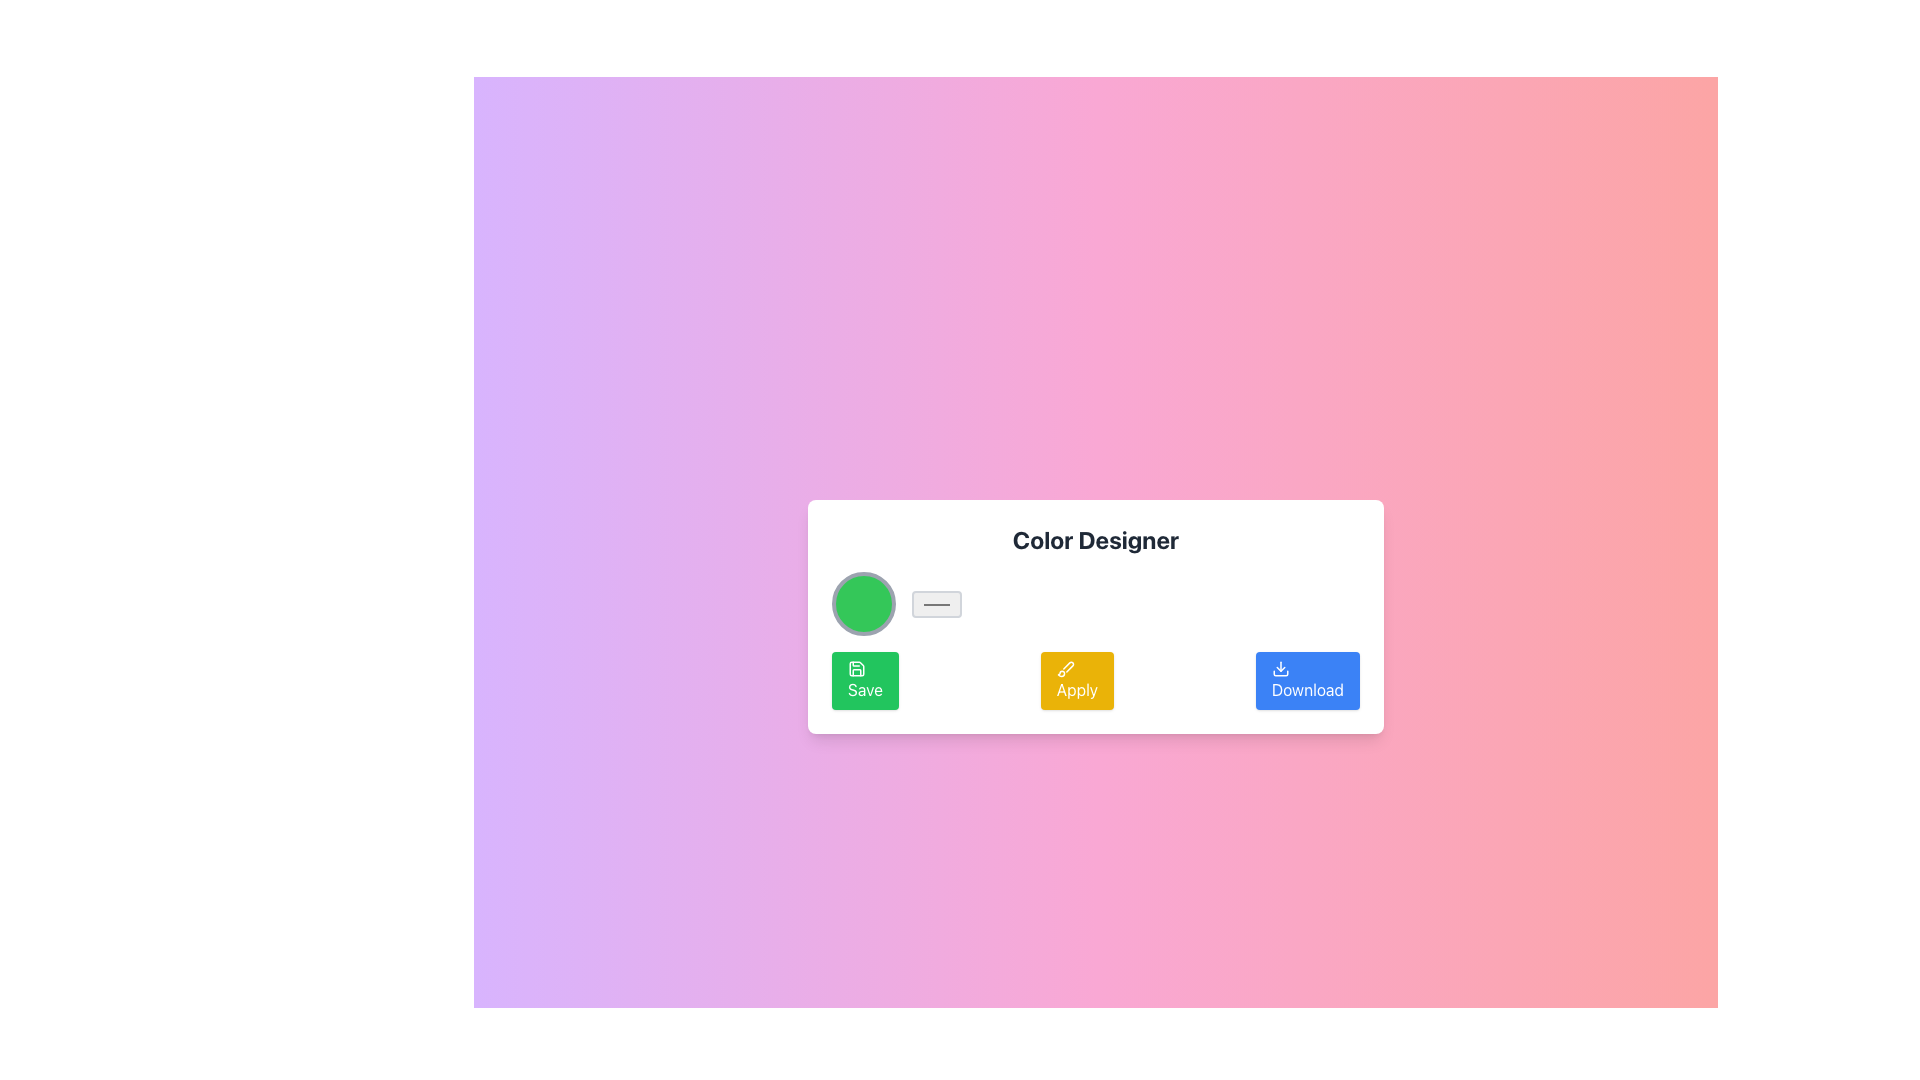  Describe the element at coordinates (1064, 668) in the screenshot. I see `the Apply button that contains the small white paint brush icon within a yellow button, located near the bottom center of the 'Color Designer' card` at that location.